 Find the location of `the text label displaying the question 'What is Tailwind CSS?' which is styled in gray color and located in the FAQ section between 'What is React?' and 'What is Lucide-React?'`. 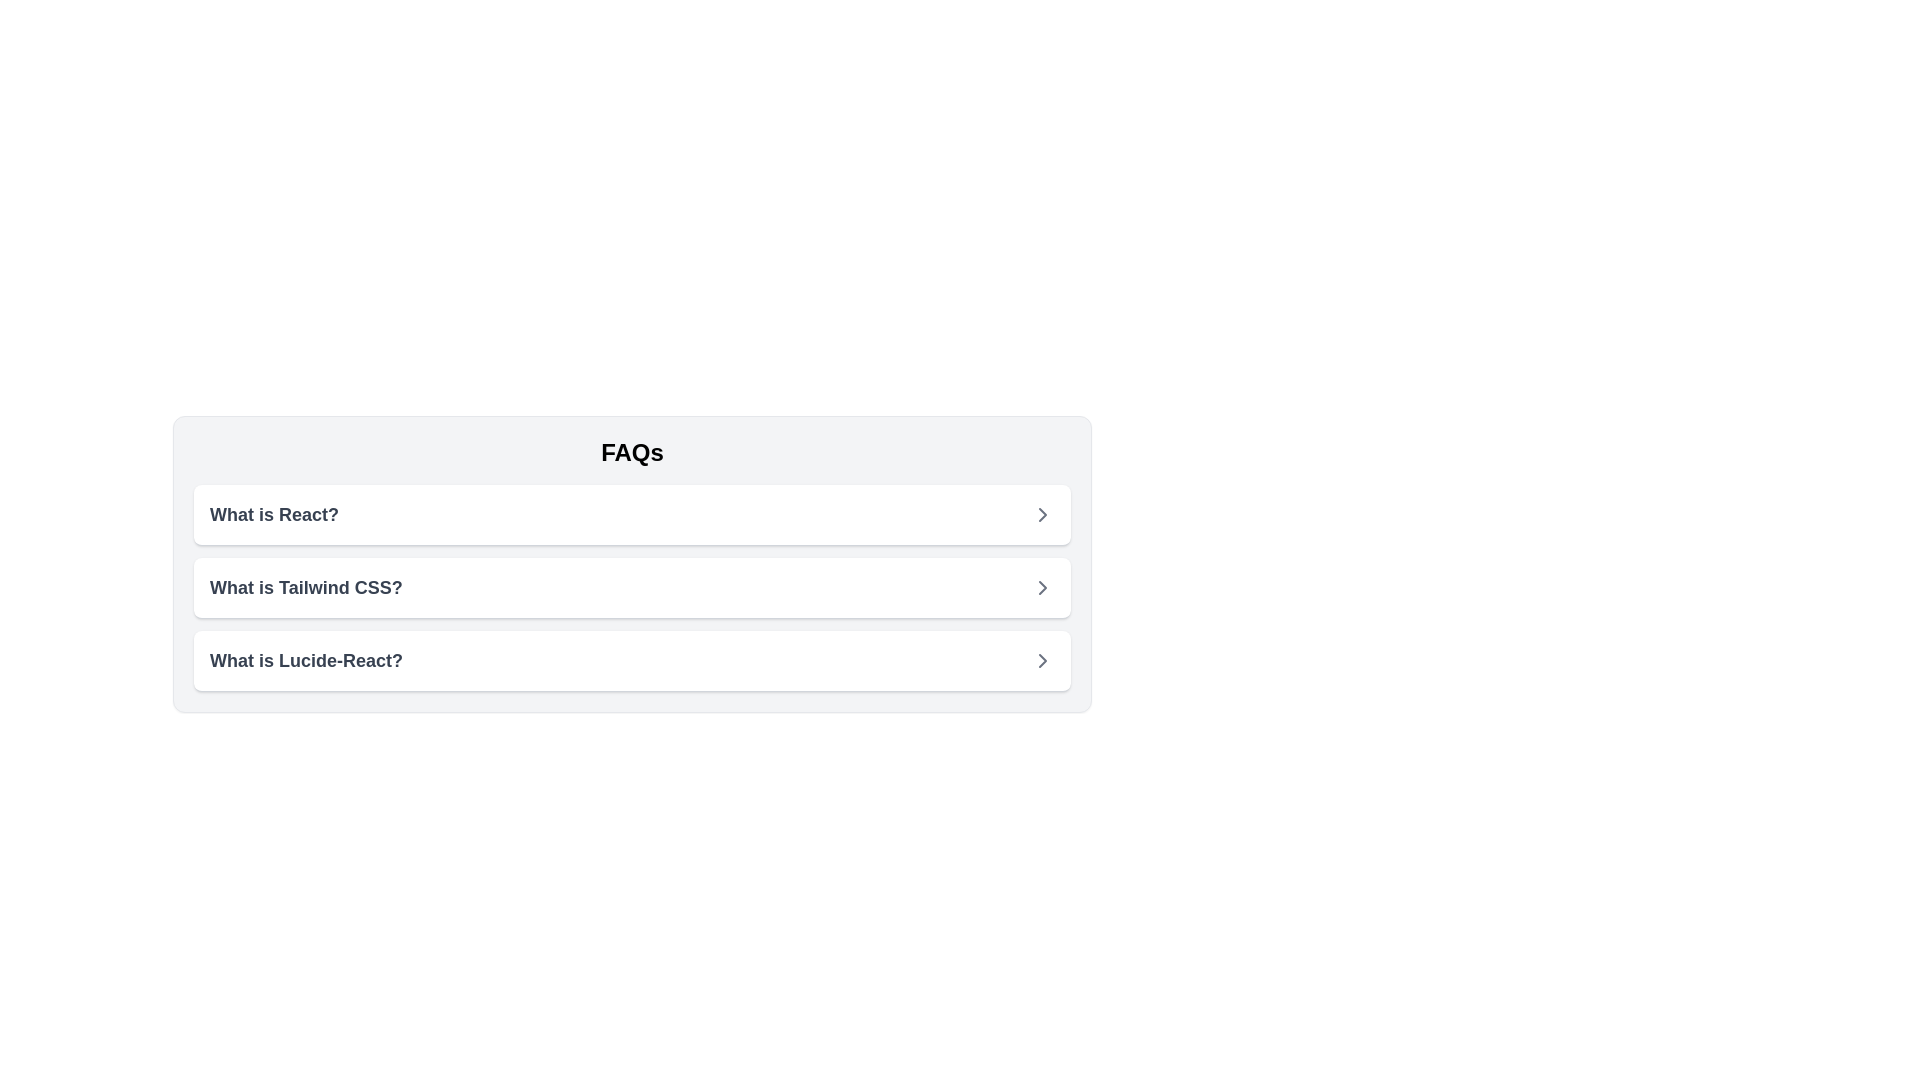

the text label displaying the question 'What is Tailwind CSS?' which is styled in gray color and located in the FAQ section between 'What is React?' and 'What is Lucide-React?' is located at coordinates (305, 586).